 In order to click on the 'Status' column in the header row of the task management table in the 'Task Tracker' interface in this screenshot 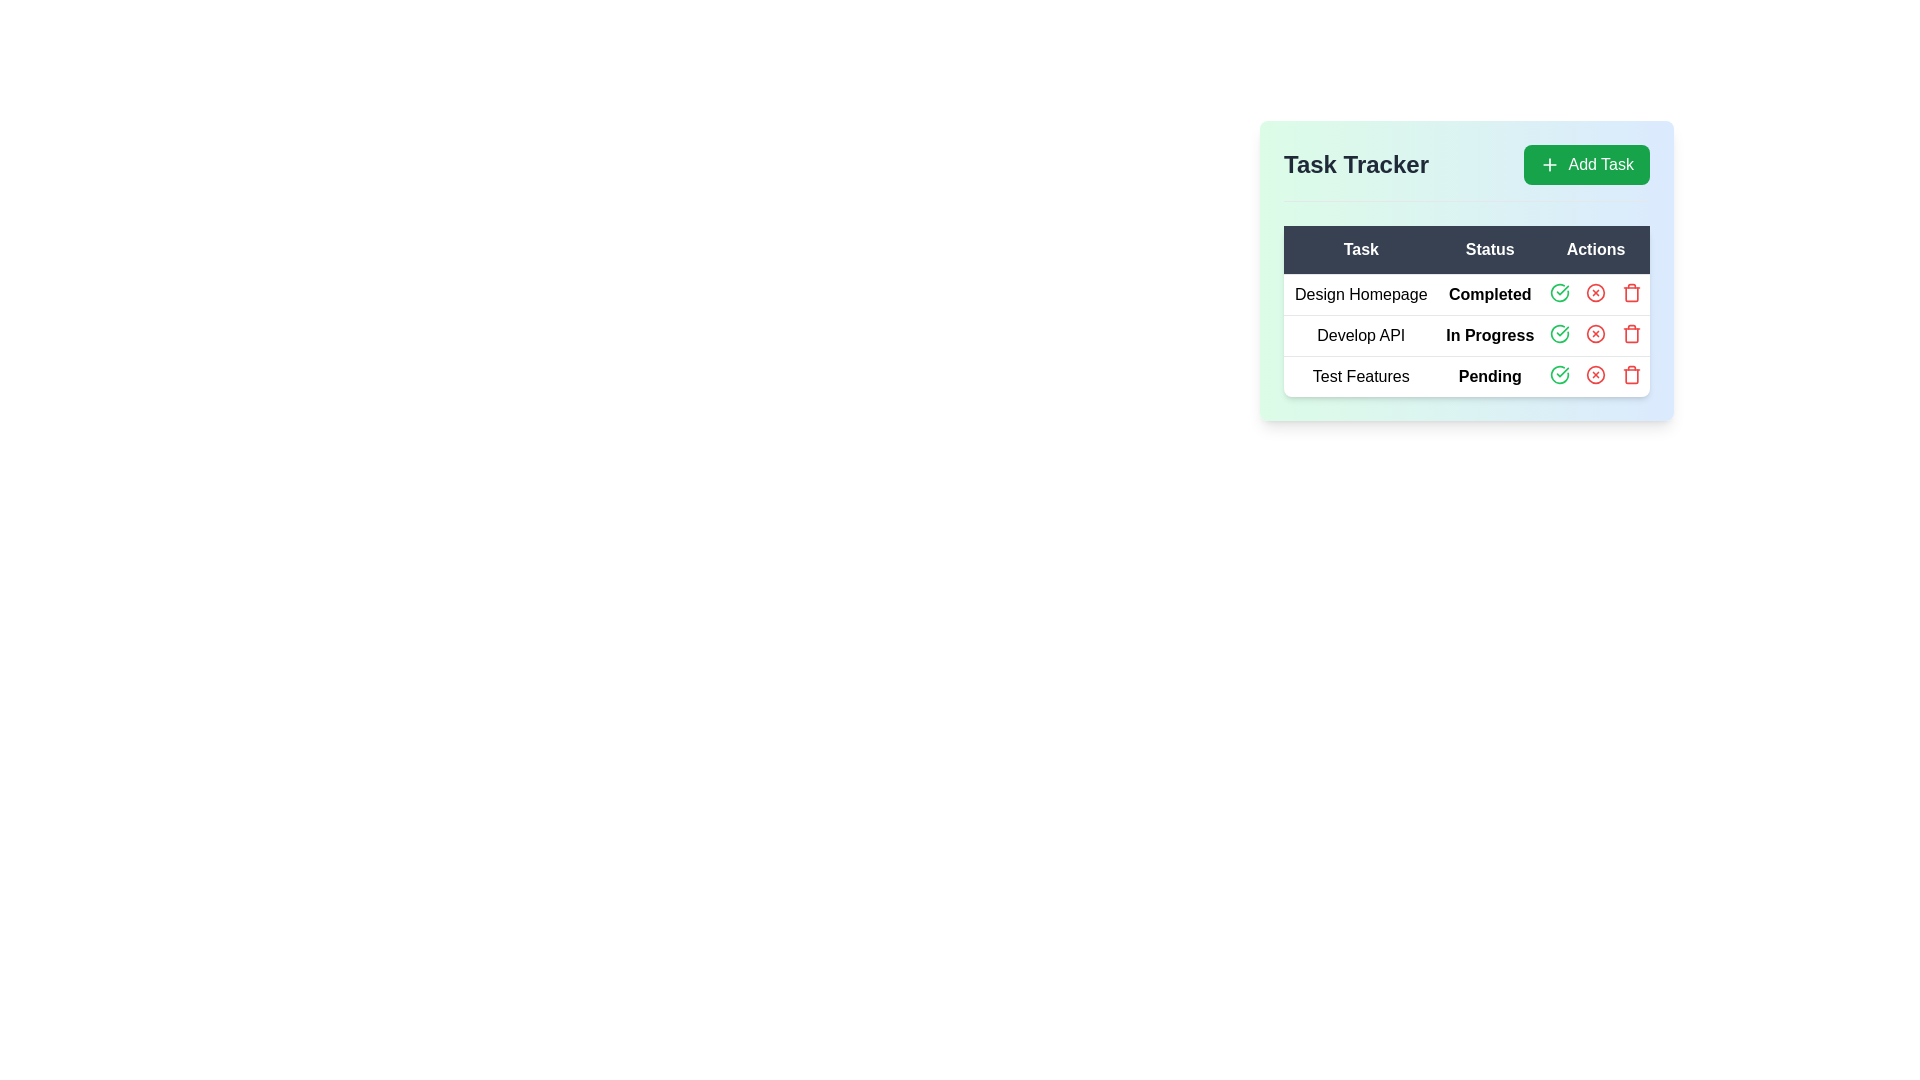, I will do `click(1467, 249)`.